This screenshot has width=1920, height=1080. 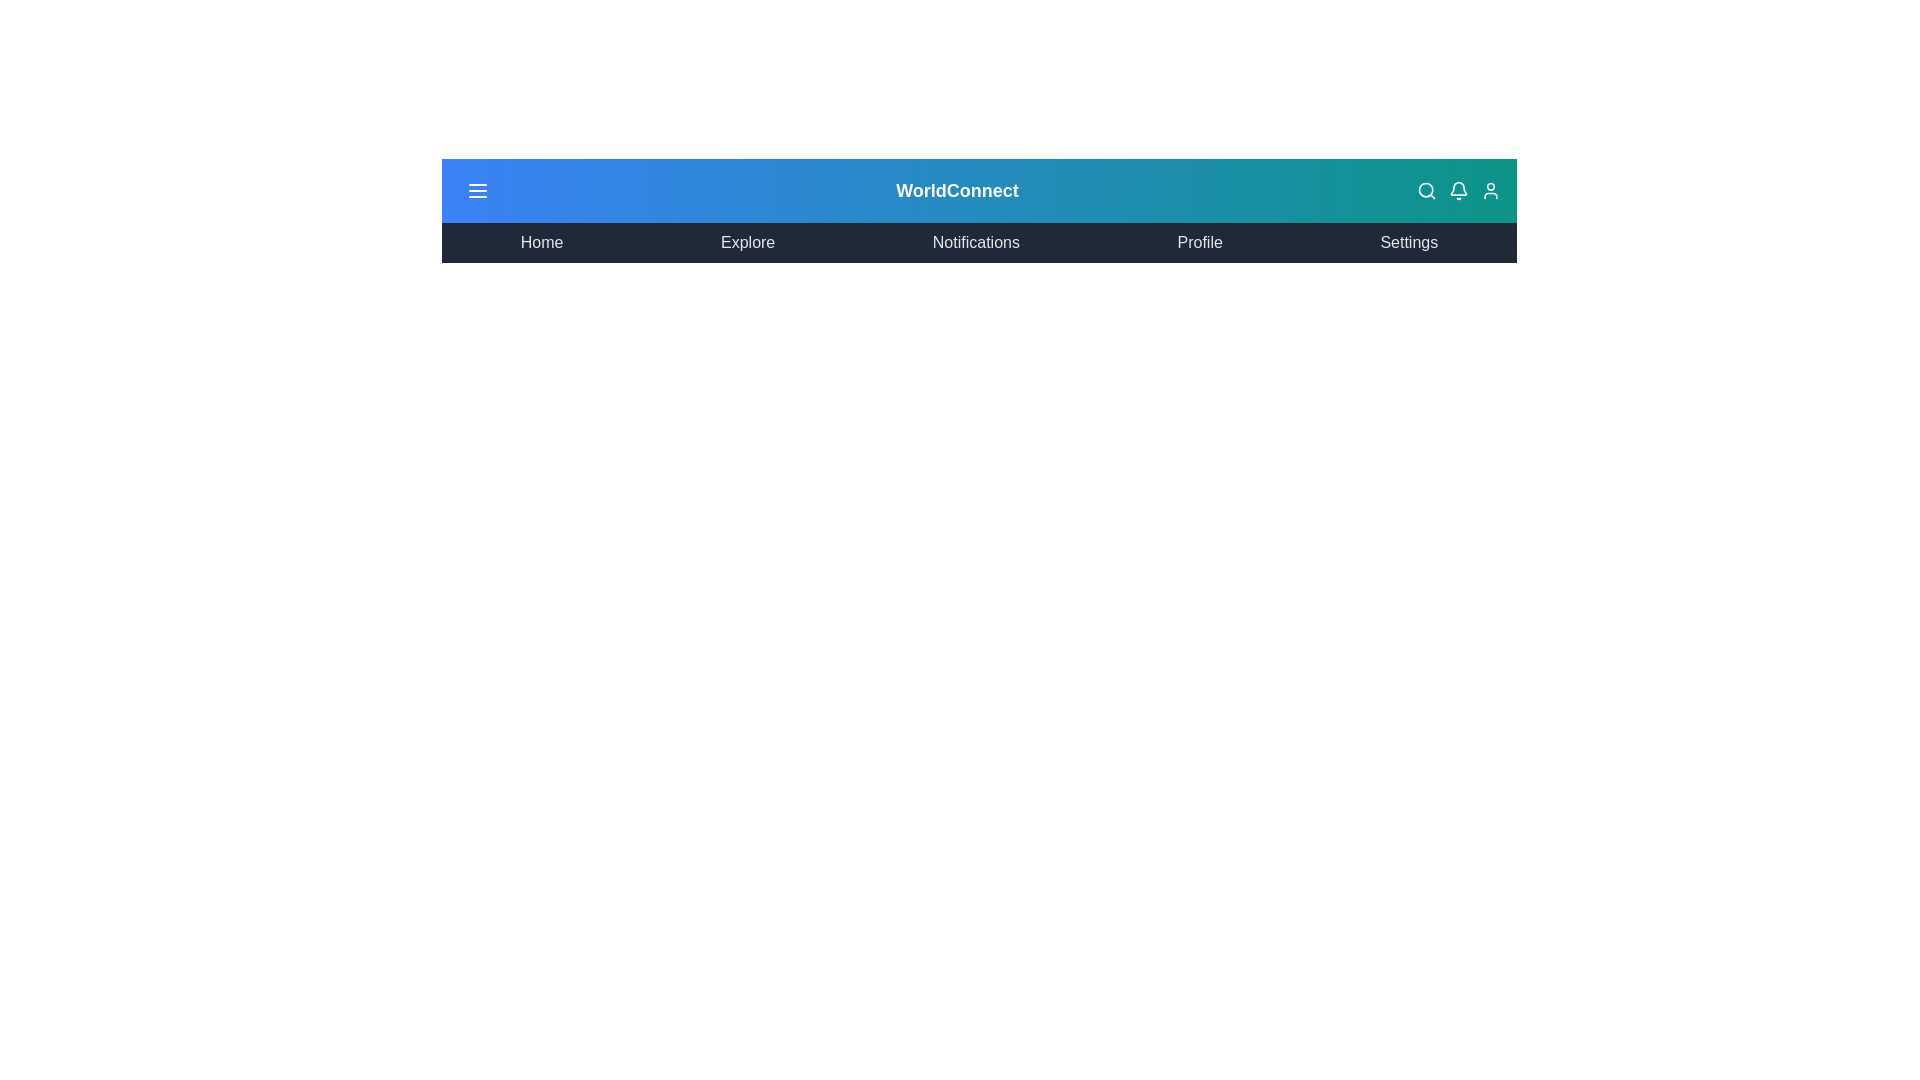 I want to click on the search icon in the top-right corner of the GlobalAppBar, so click(x=1425, y=191).